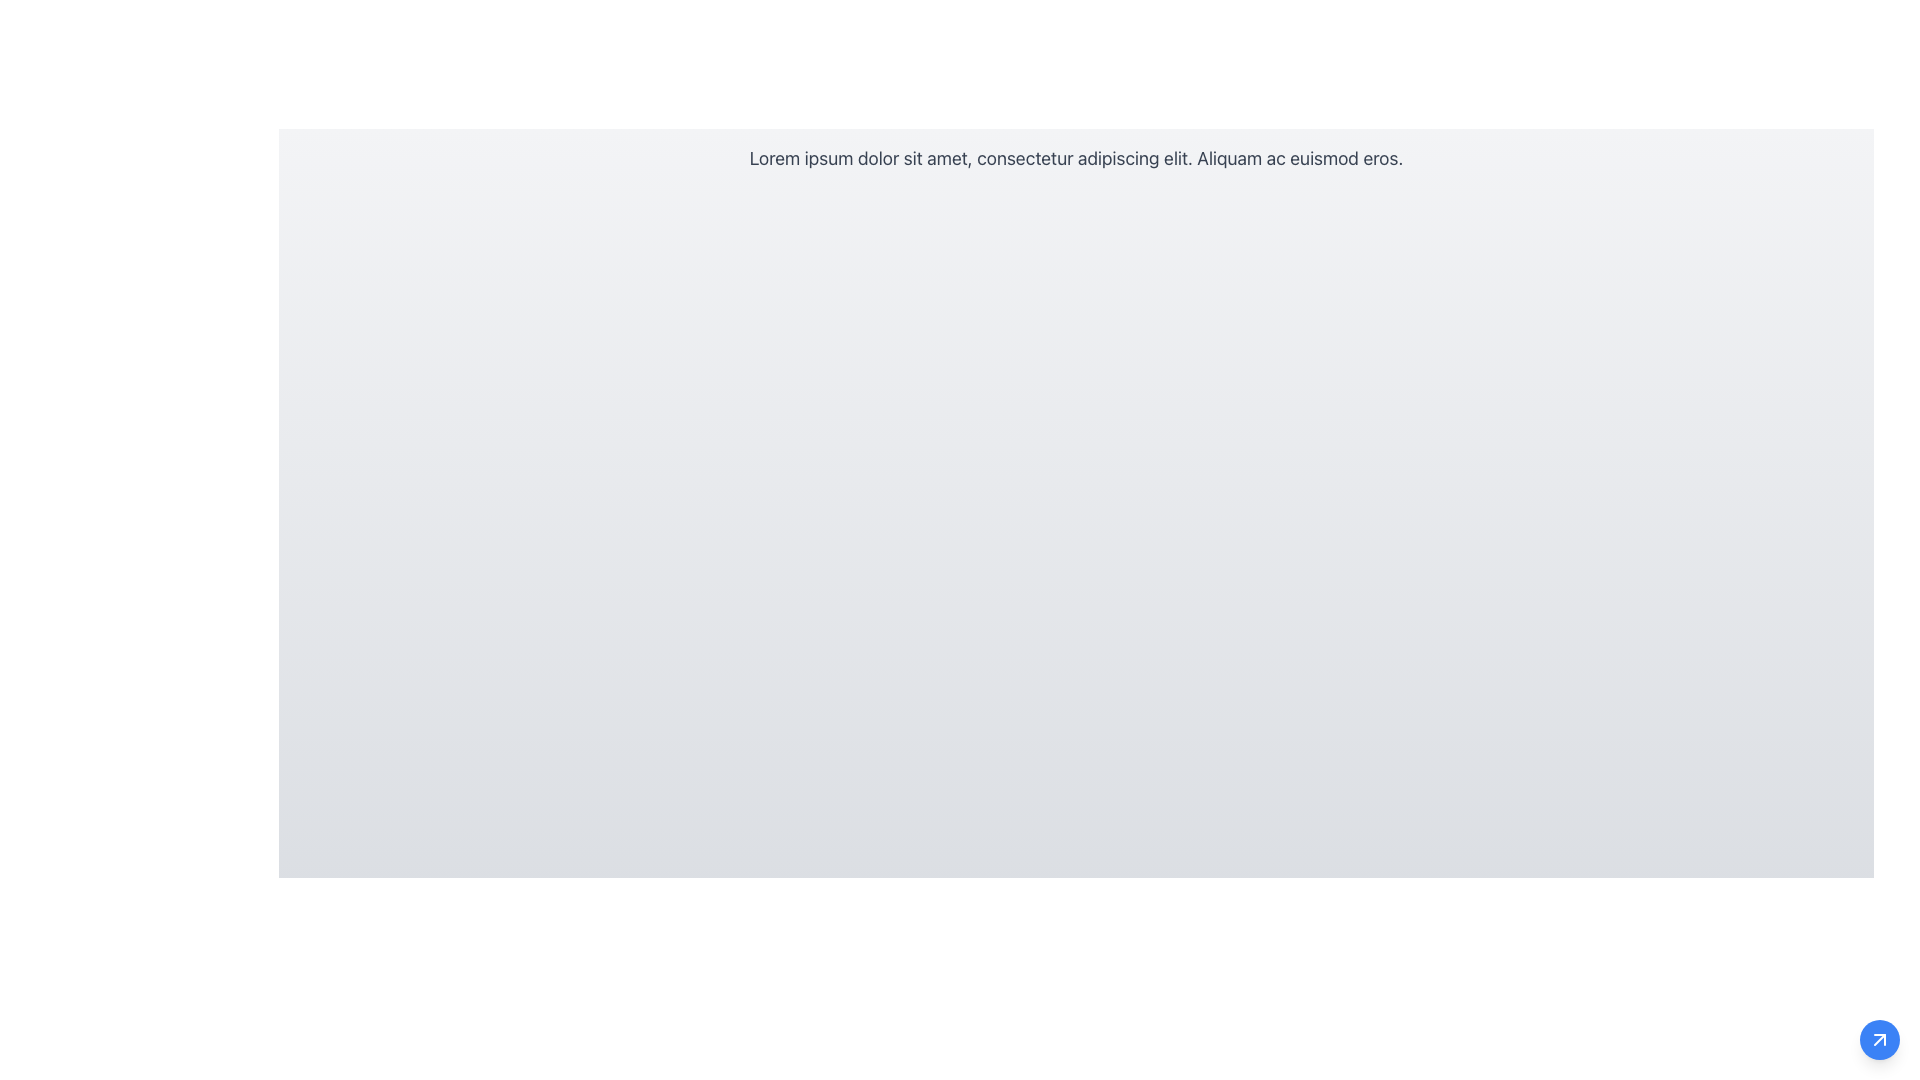 This screenshot has height=1080, width=1920. What do you see at coordinates (1879, 1039) in the screenshot?
I see `the white arrow icon inside the circular blue button located at the bottom-right corner of the interface` at bounding box center [1879, 1039].